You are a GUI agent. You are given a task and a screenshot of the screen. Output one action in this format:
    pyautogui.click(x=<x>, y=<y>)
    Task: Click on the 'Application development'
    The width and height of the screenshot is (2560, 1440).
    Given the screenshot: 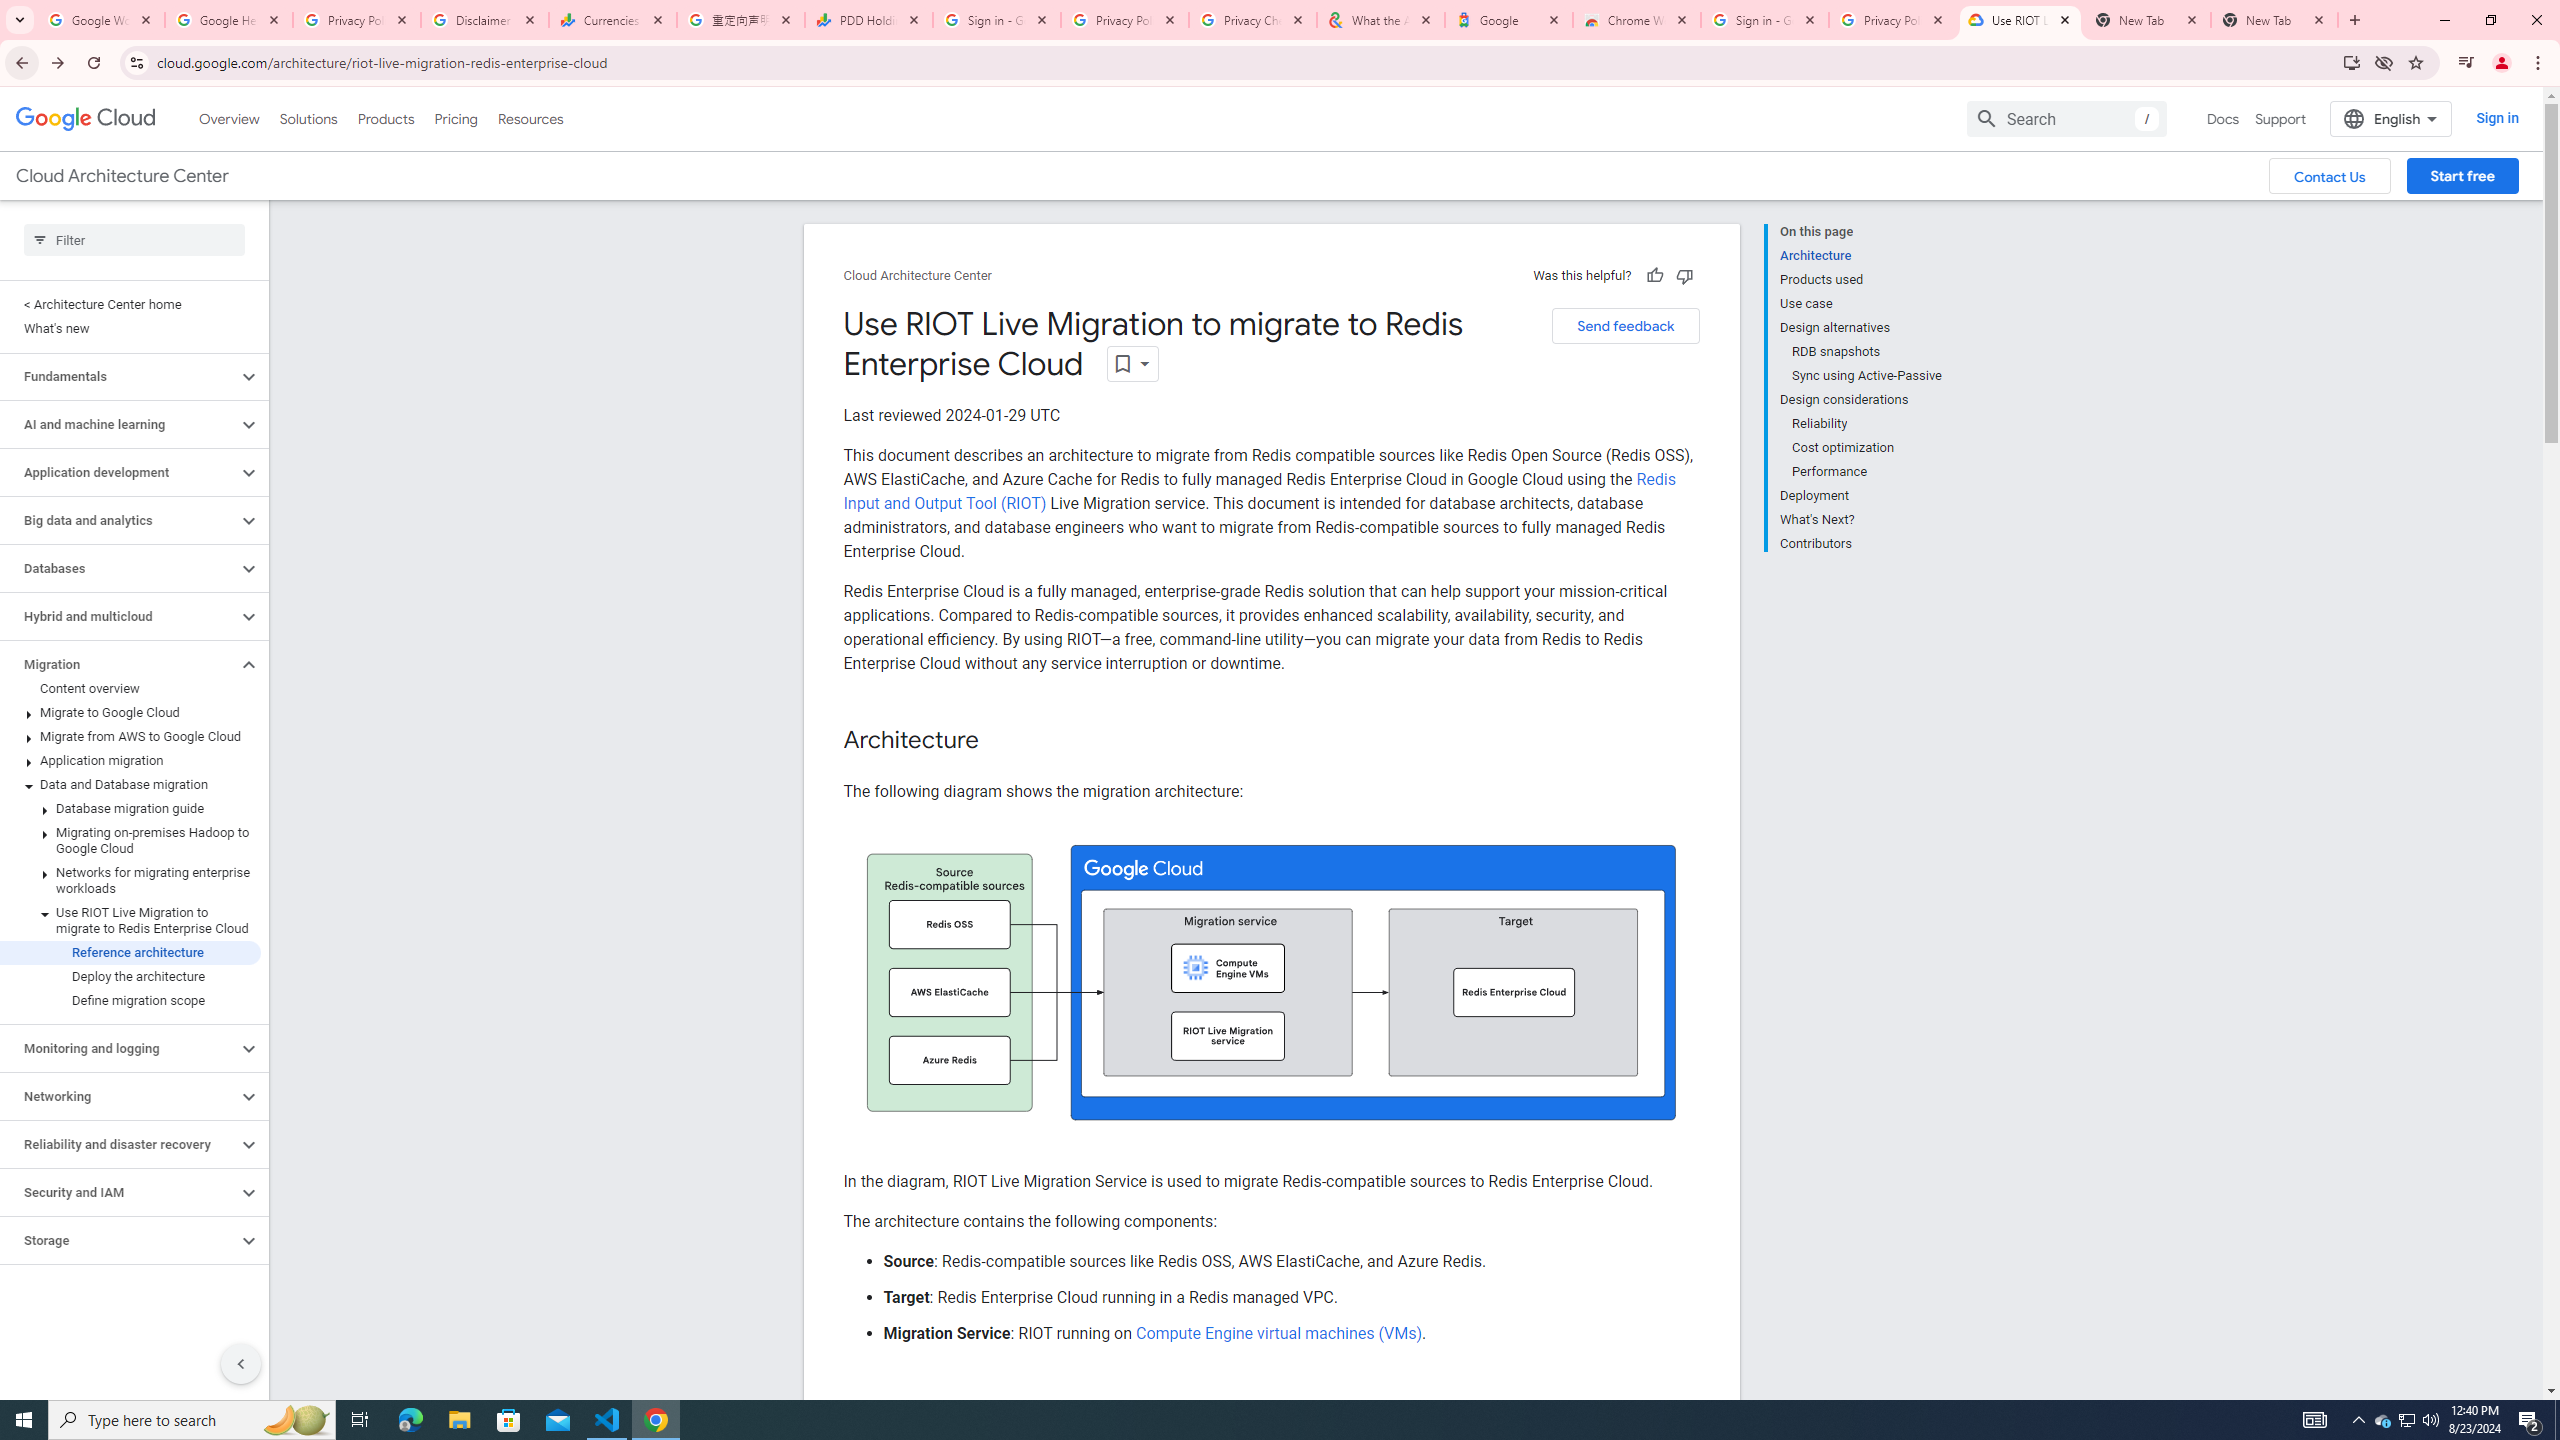 What is the action you would take?
    pyautogui.click(x=118, y=472)
    